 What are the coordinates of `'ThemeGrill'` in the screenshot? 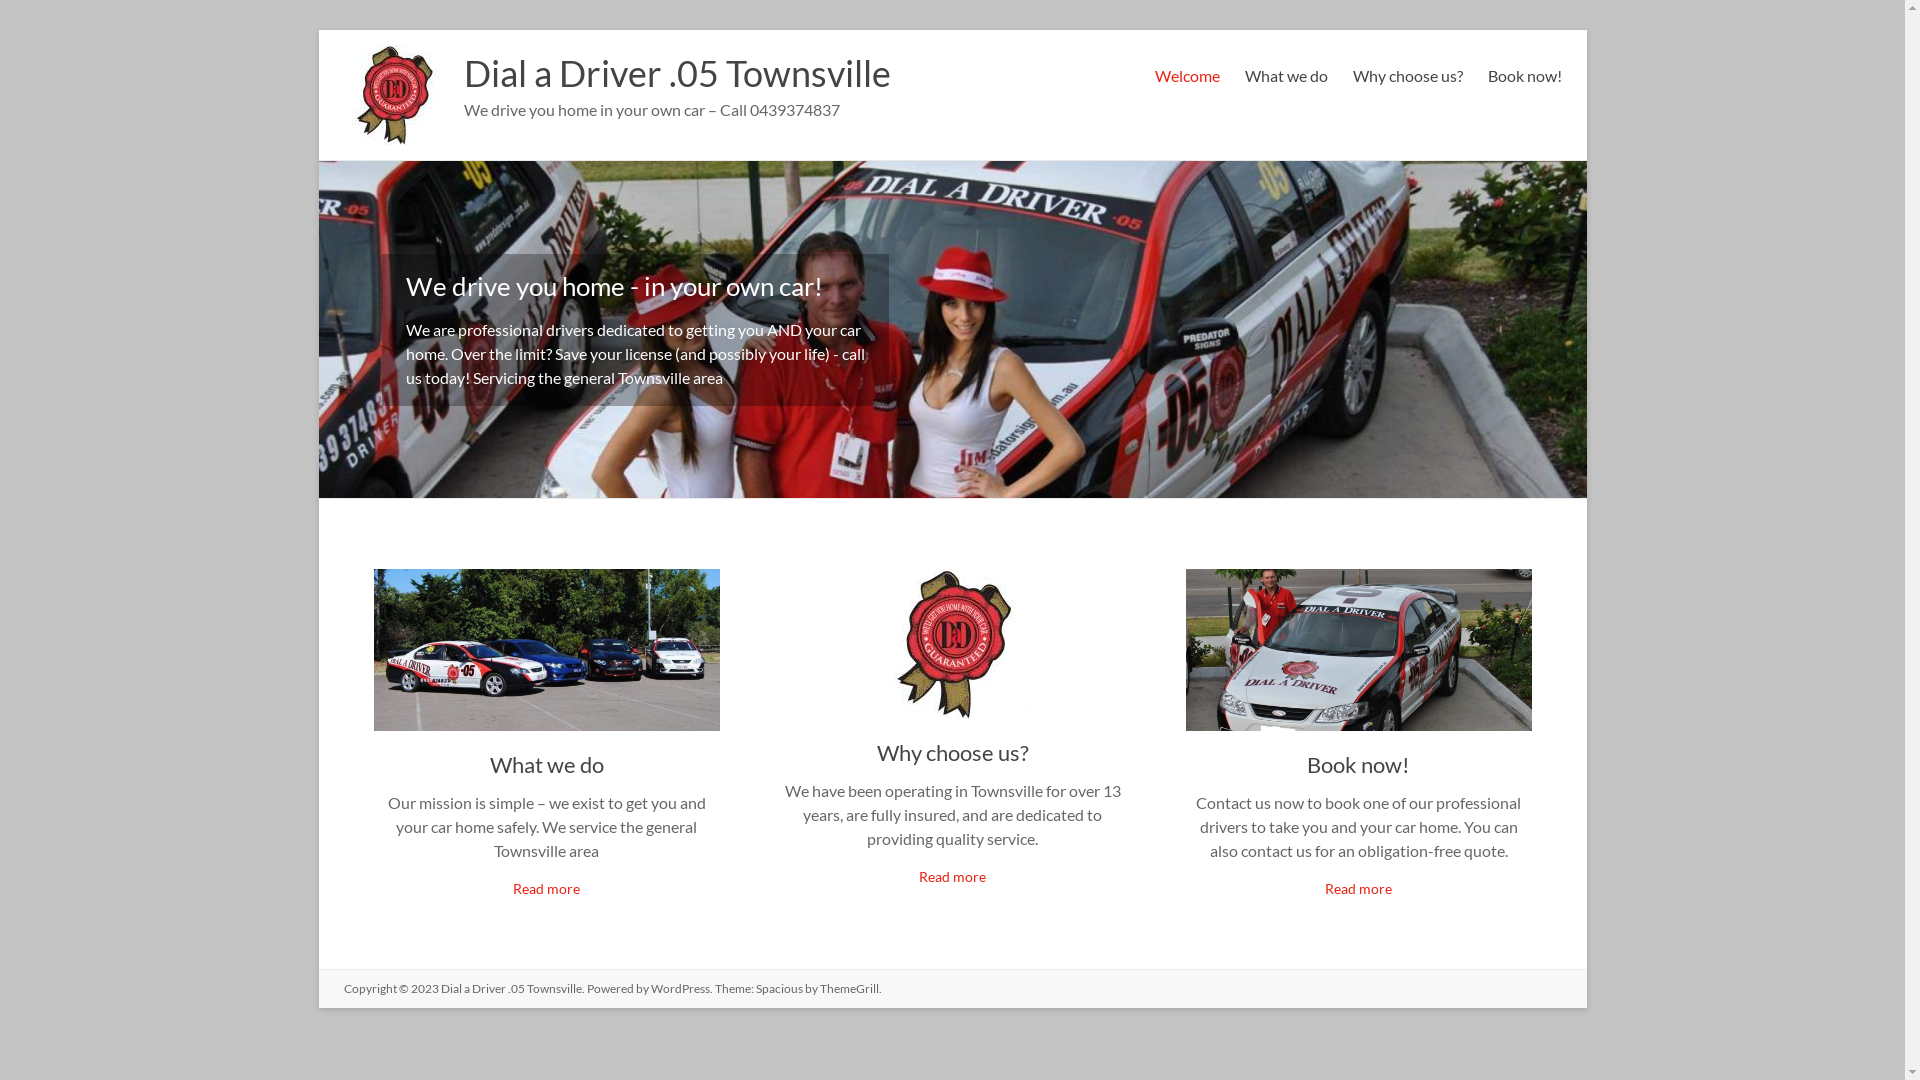 It's located at (849, 987).